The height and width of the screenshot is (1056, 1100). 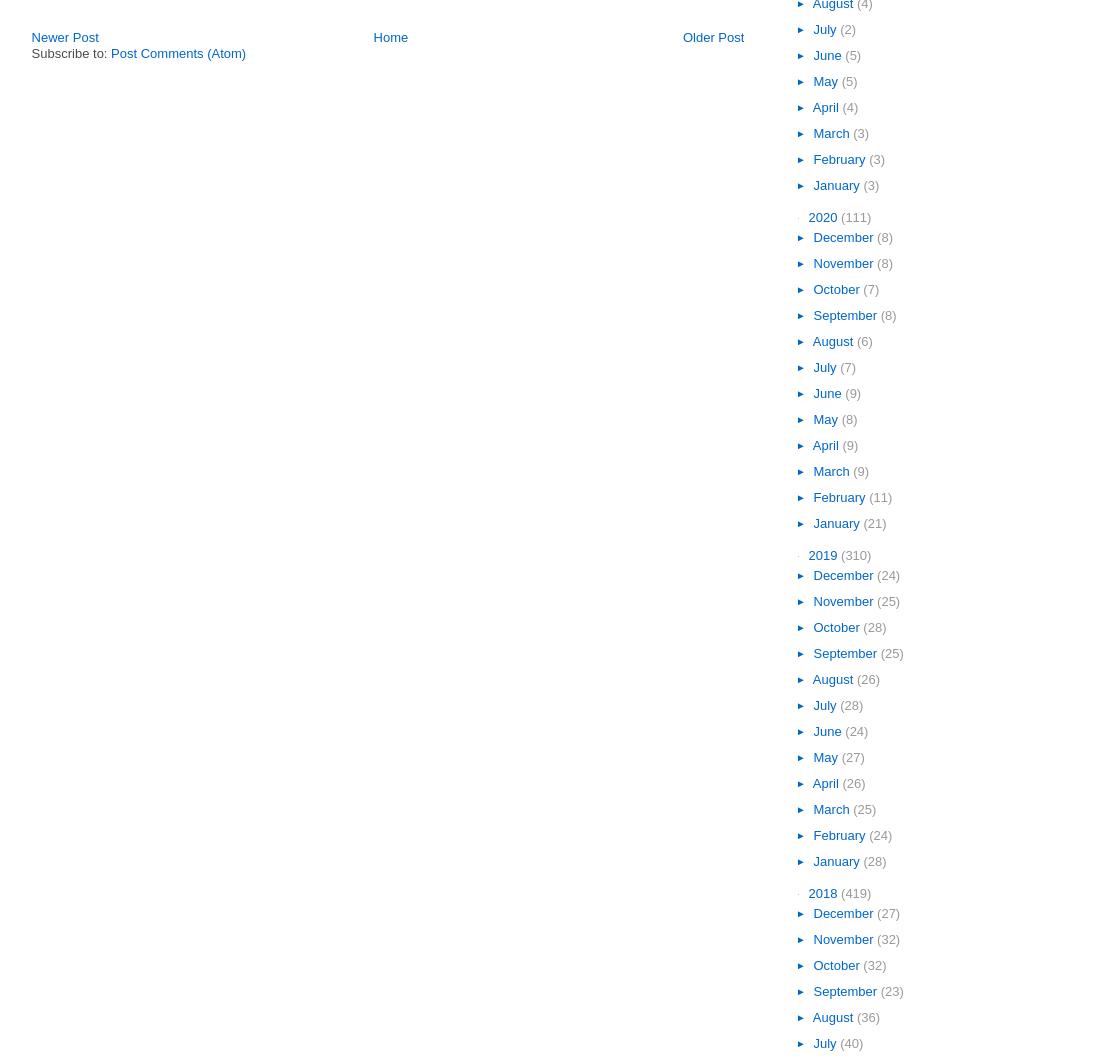 What do you see at coordinates (867, 1015) in the screenshot?
I see `'(36)'` at bounding box center [867, 1015].